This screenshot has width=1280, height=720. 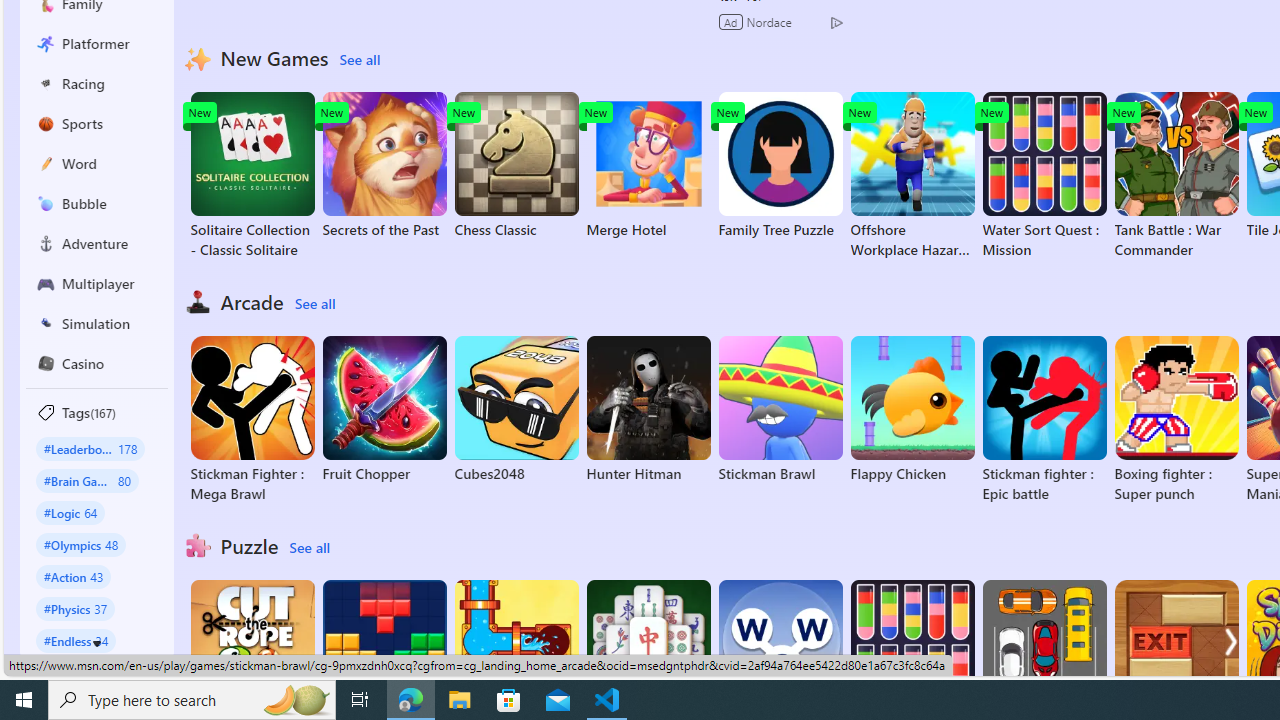 What do you see at coordinates (1043, 175) in the screenshot?
I see `'Water Sort Quest : Mission'` at bounding box center [1043, 175].